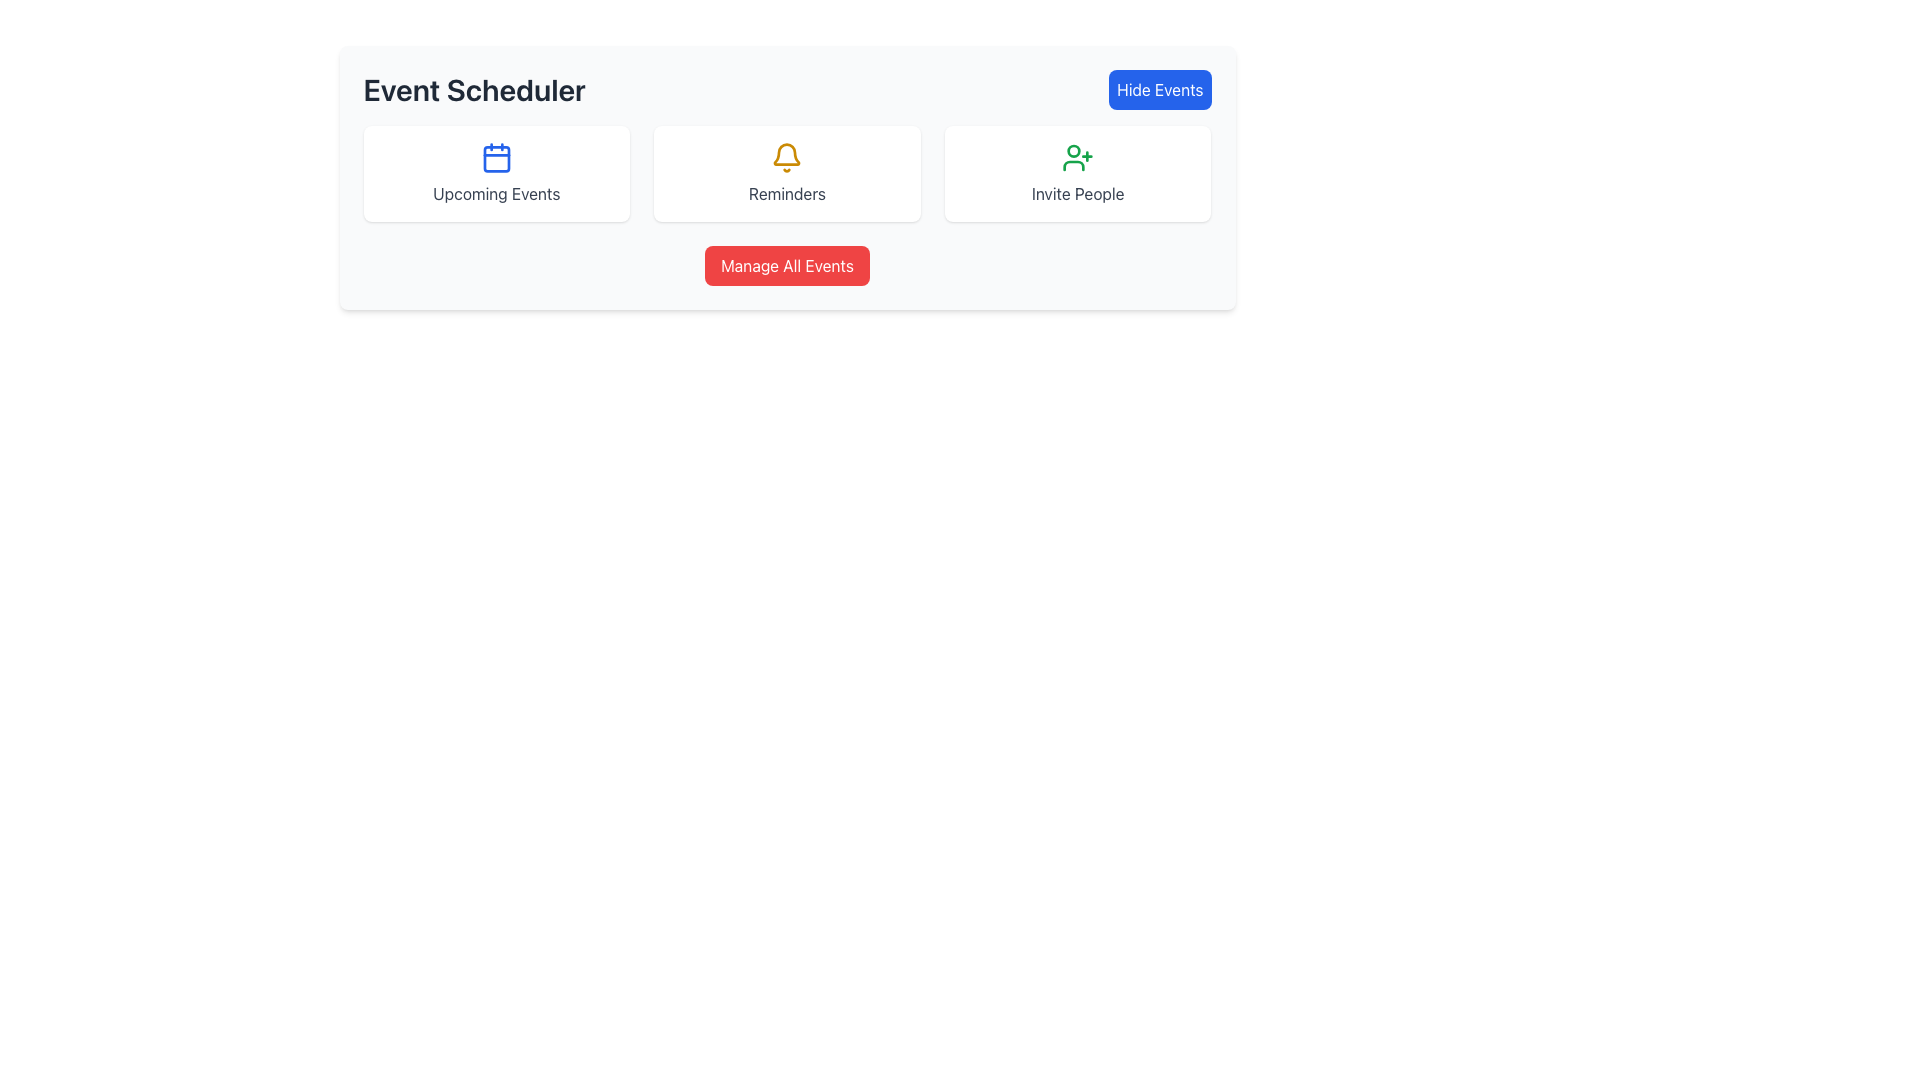  I want to click on any interactive content block in the central row of the grid layout below the 'Event Scheduler' header, so click(786, 172).